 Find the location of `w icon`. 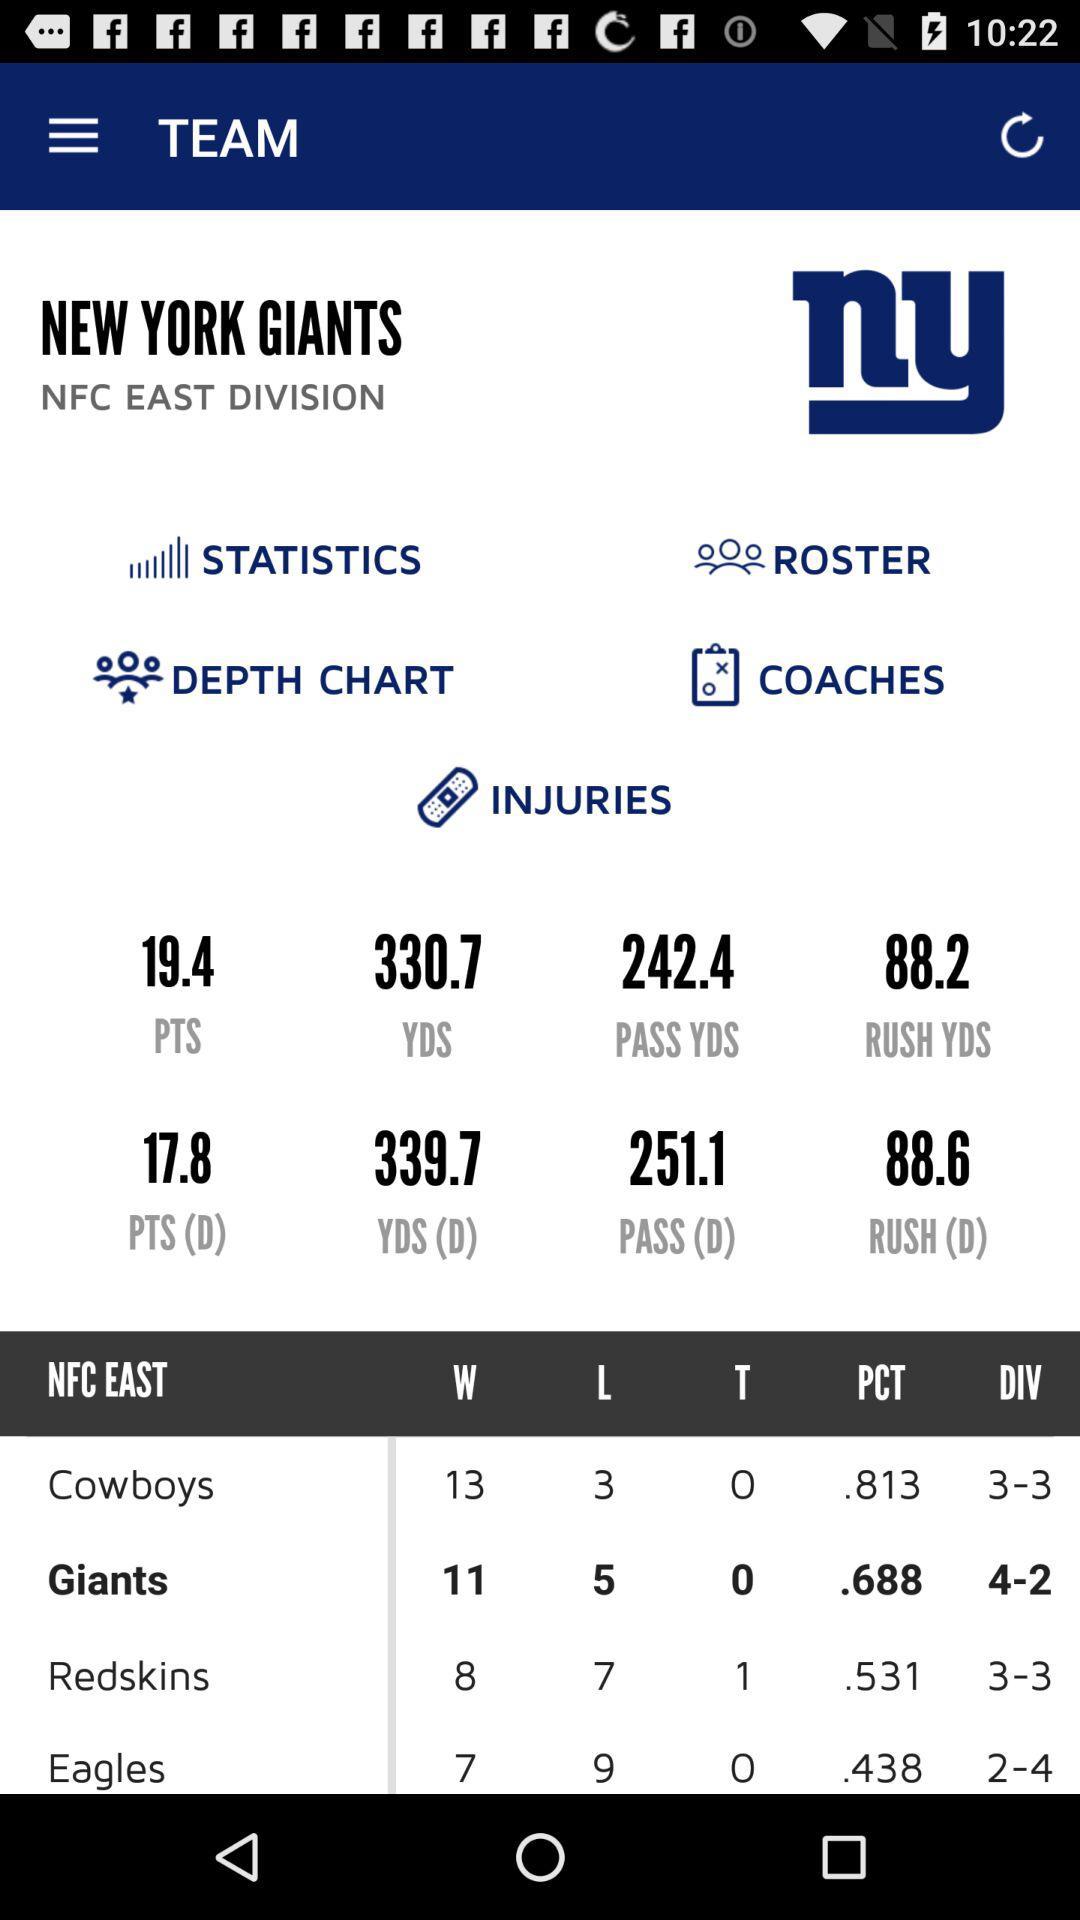

w icon is located at coordinates (465, 1382).